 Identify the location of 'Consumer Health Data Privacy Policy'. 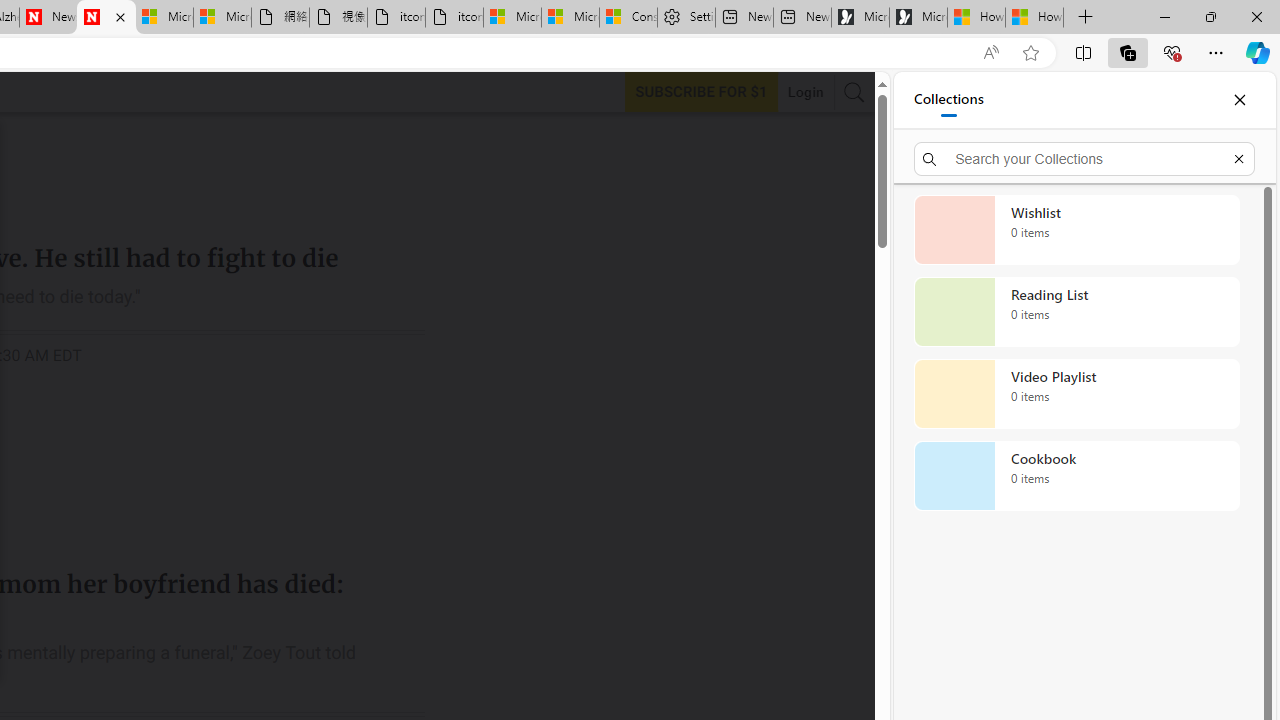
(627, 17).